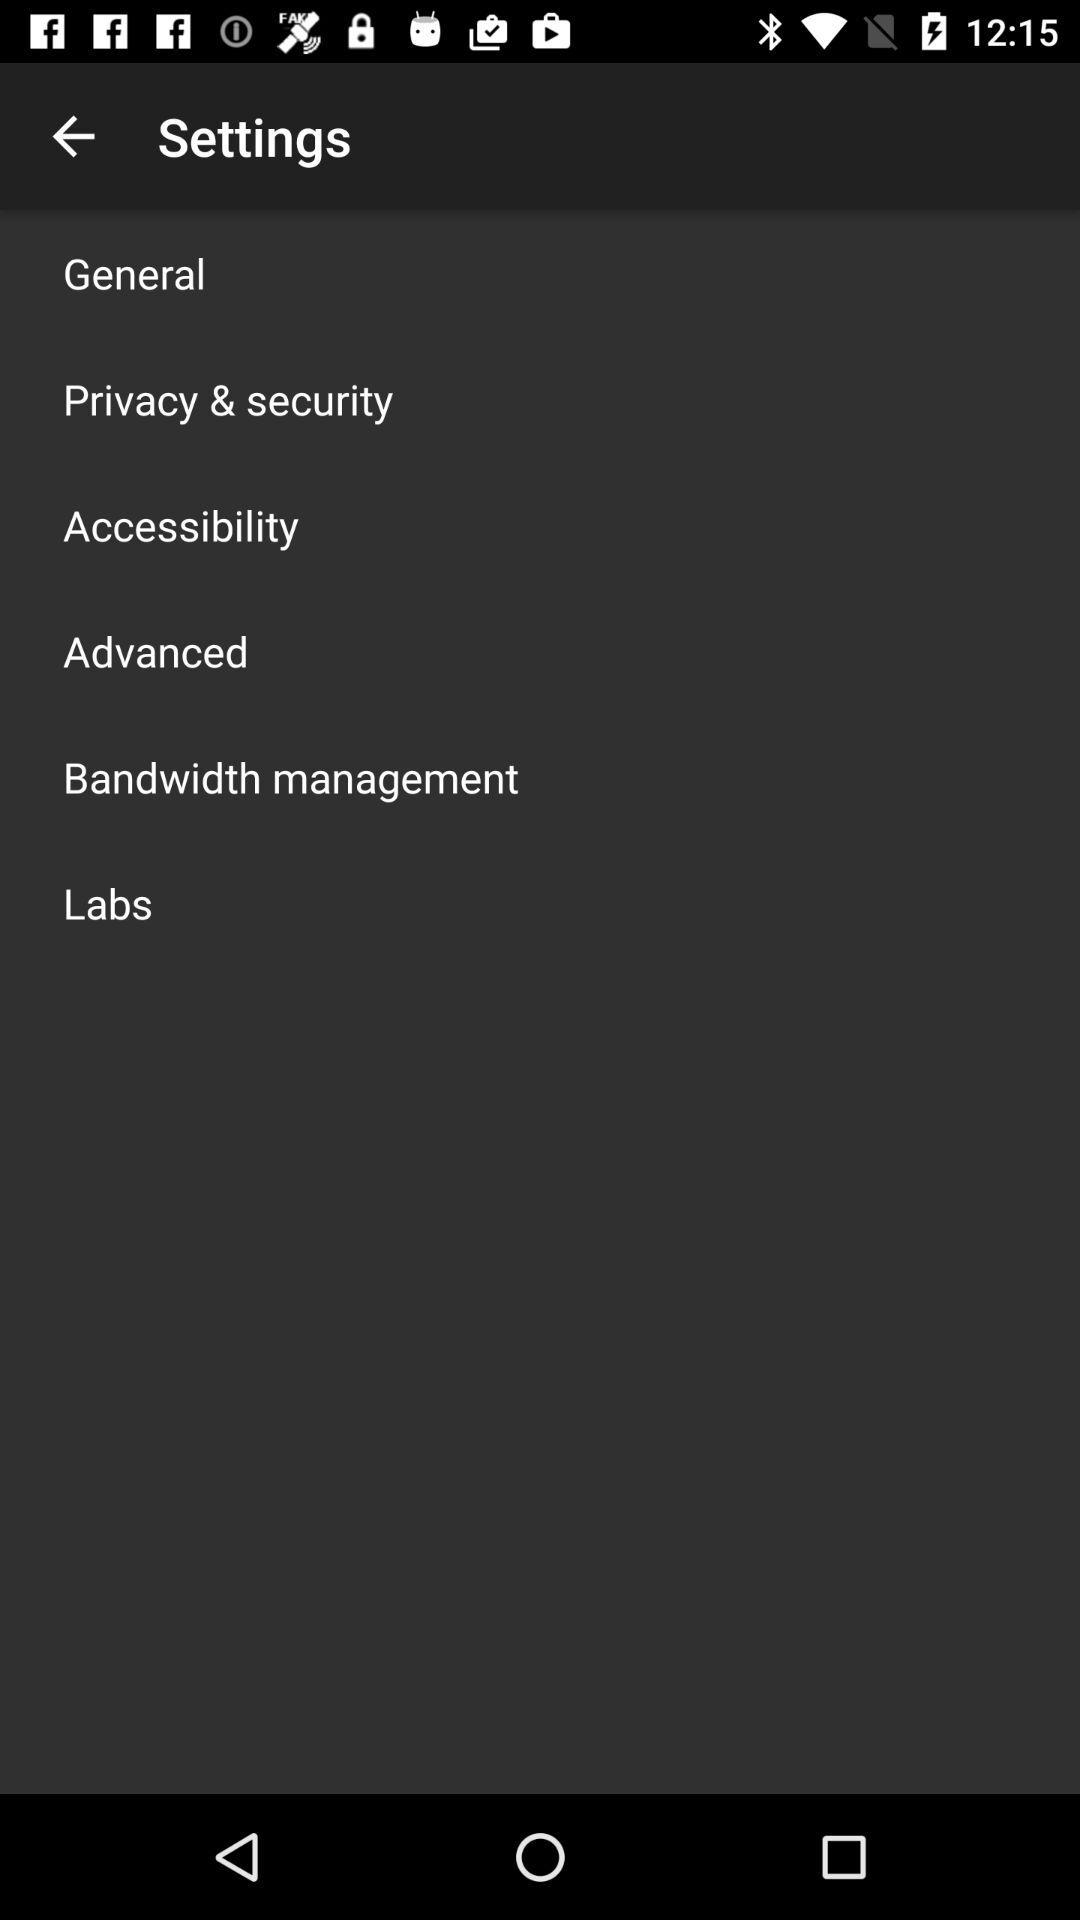 The image size is (1080, 1920). Describe the element at coordinates (108, 901) in the screenshot. I see `the labs item` at that location.